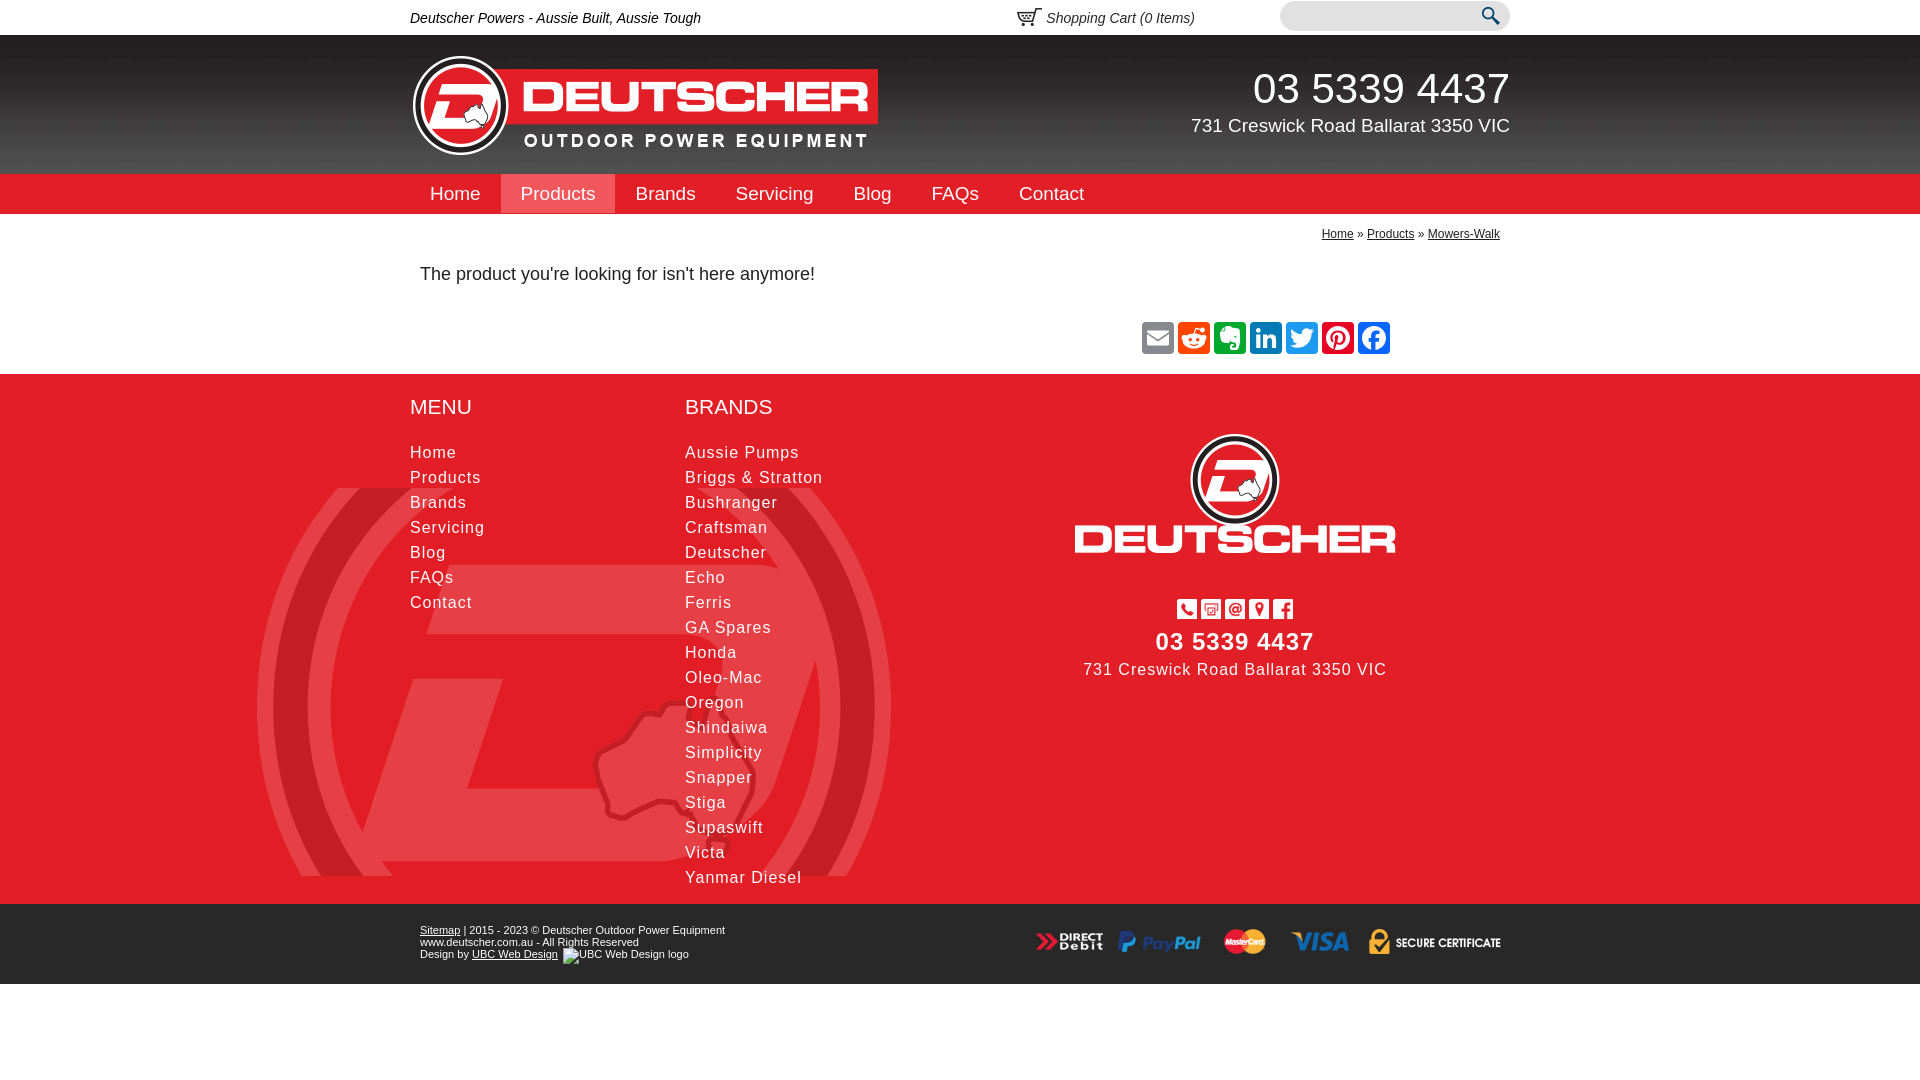  Describe the element at coordinates (665, 193) in the screenshot. I see `'Brands'` at that location.